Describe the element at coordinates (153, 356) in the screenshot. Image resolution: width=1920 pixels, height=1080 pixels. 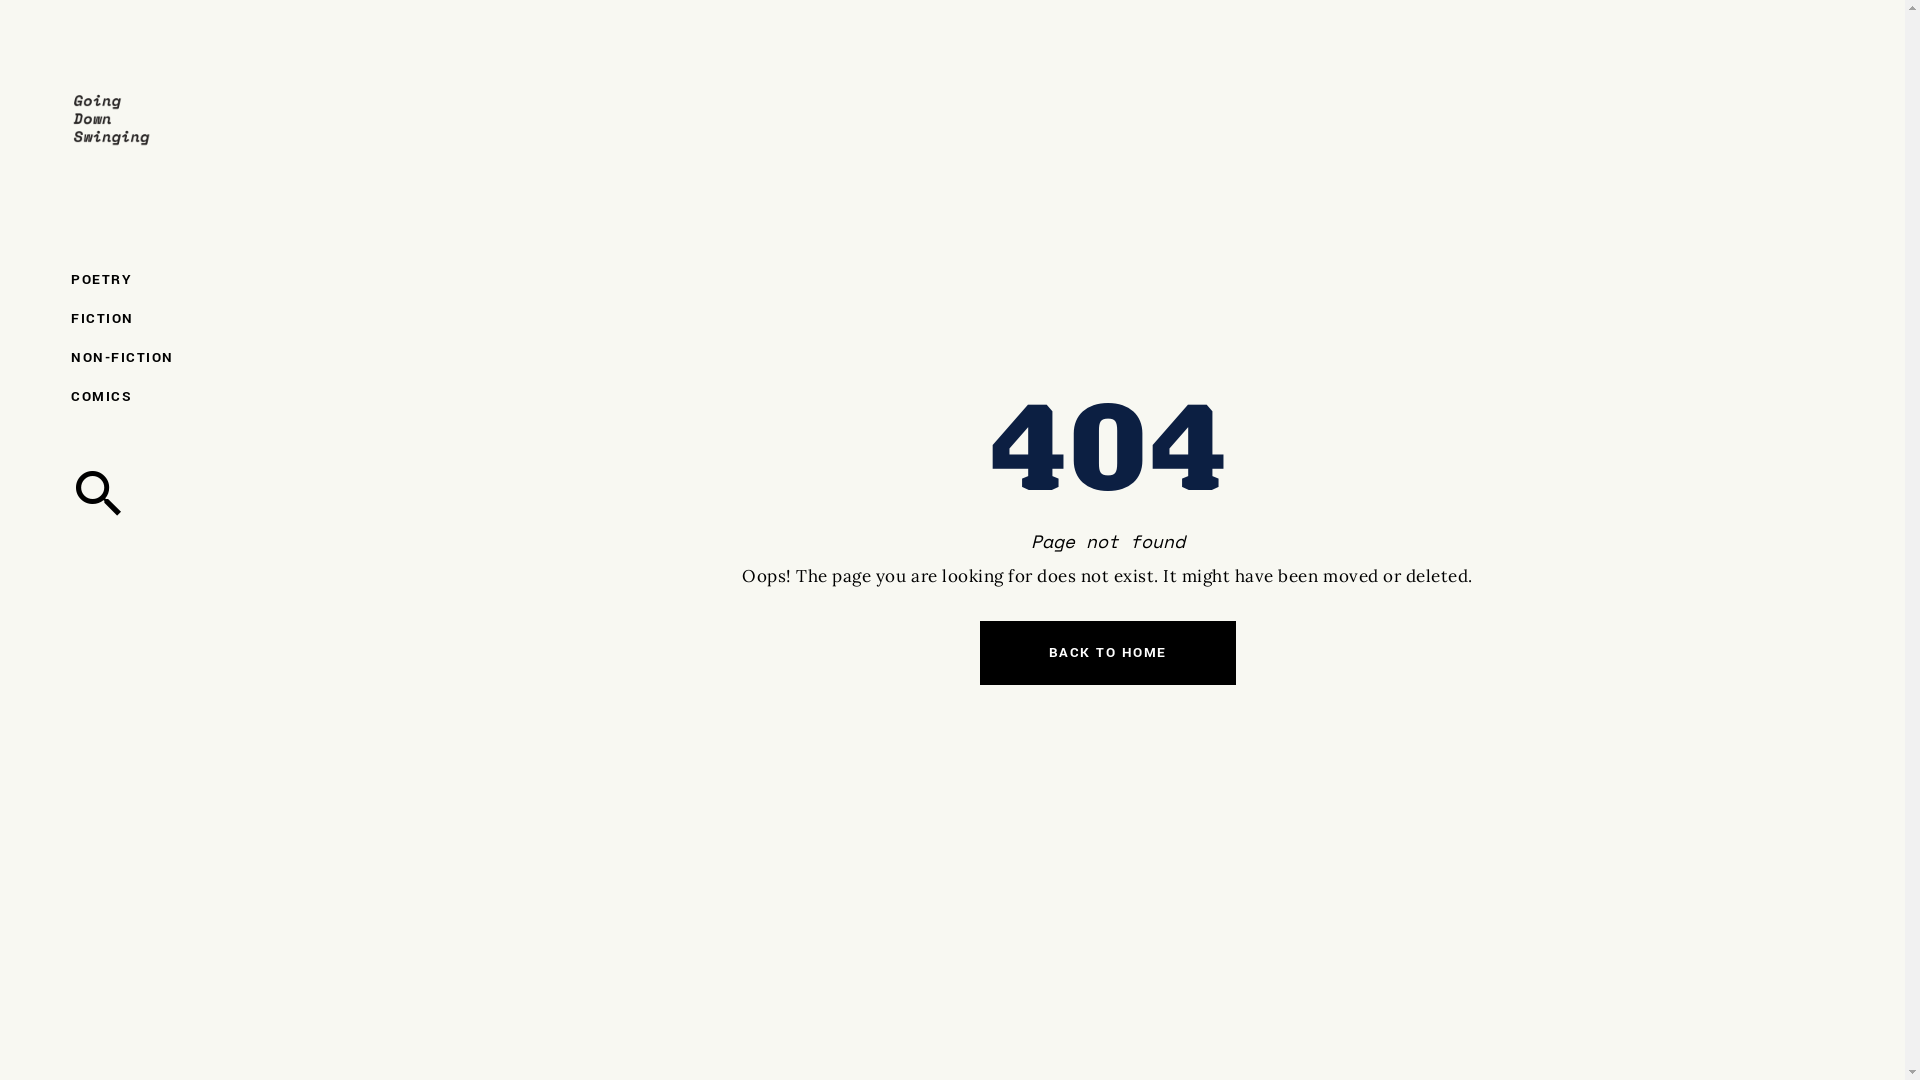
I see `'NON-FICTION'` at that location.